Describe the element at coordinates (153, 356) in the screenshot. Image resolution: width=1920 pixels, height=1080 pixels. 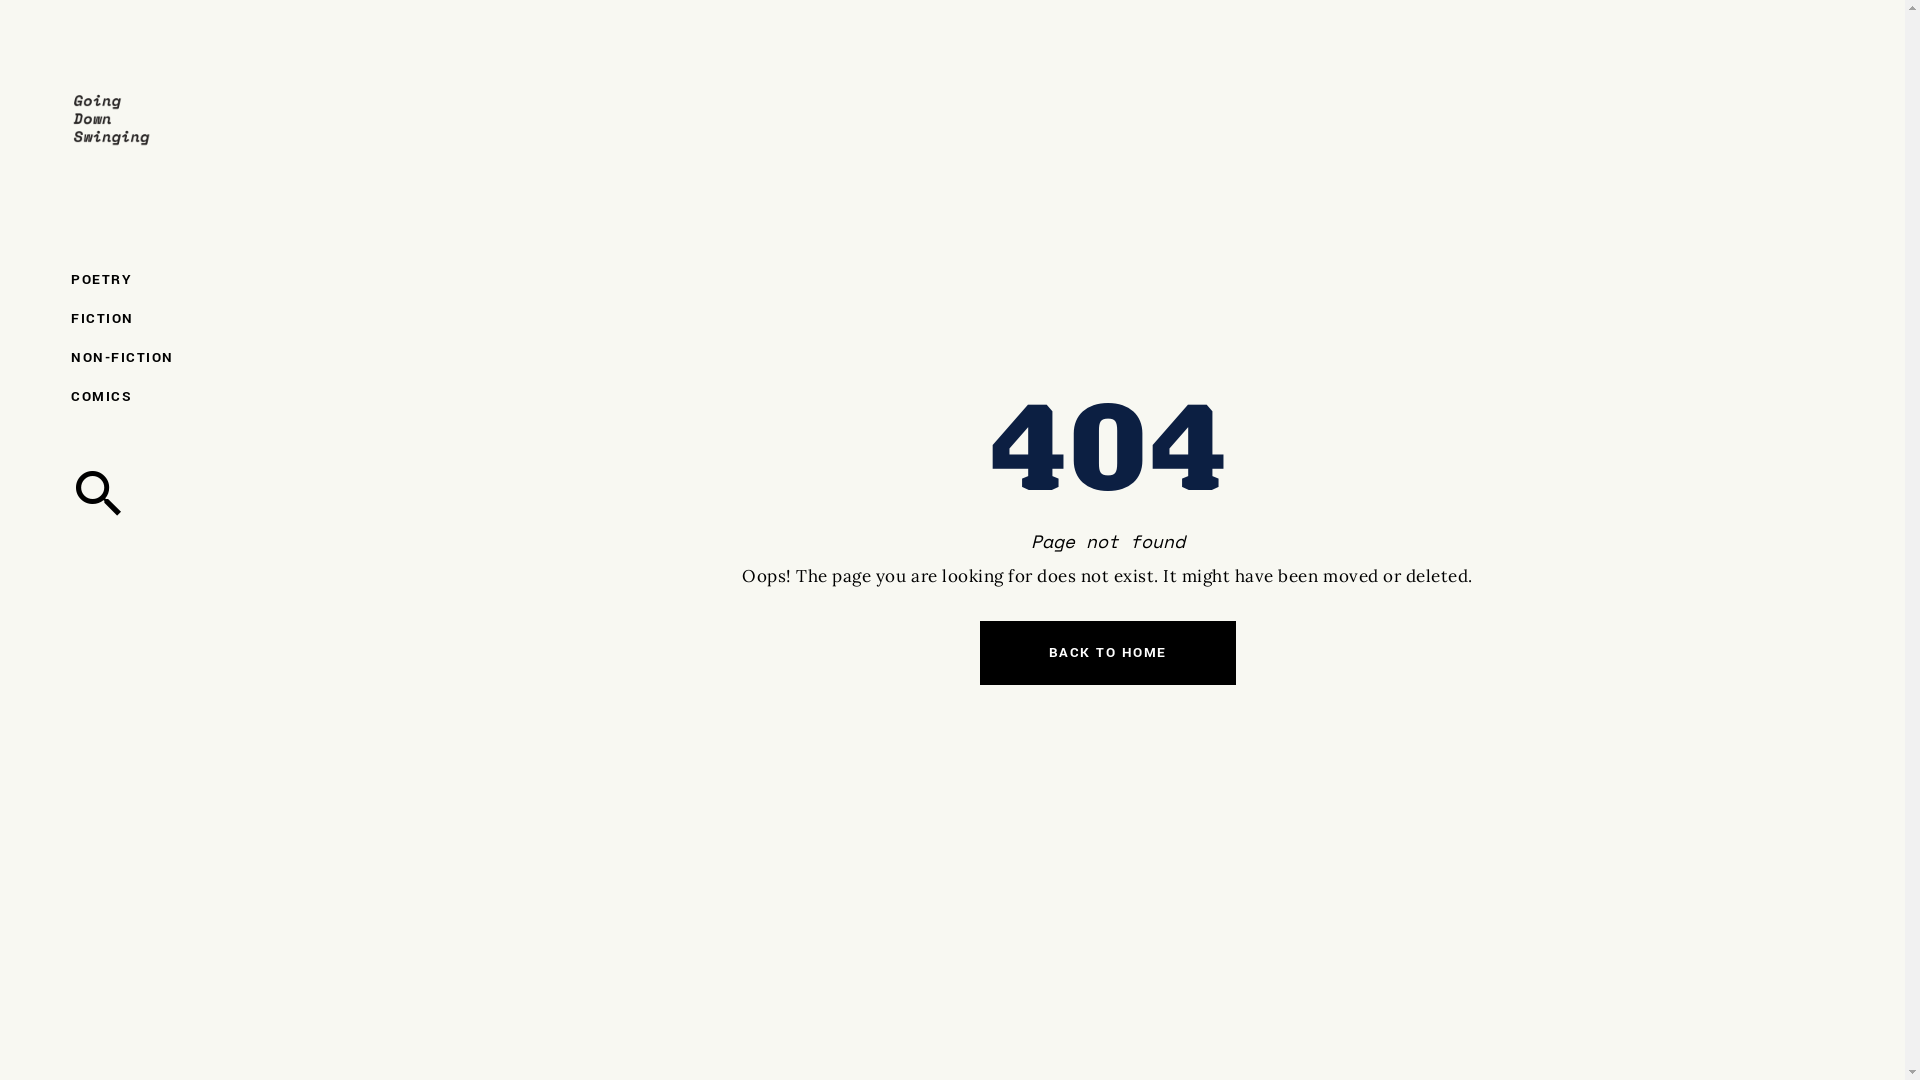
I see `'NON-FICTION'` at that location.